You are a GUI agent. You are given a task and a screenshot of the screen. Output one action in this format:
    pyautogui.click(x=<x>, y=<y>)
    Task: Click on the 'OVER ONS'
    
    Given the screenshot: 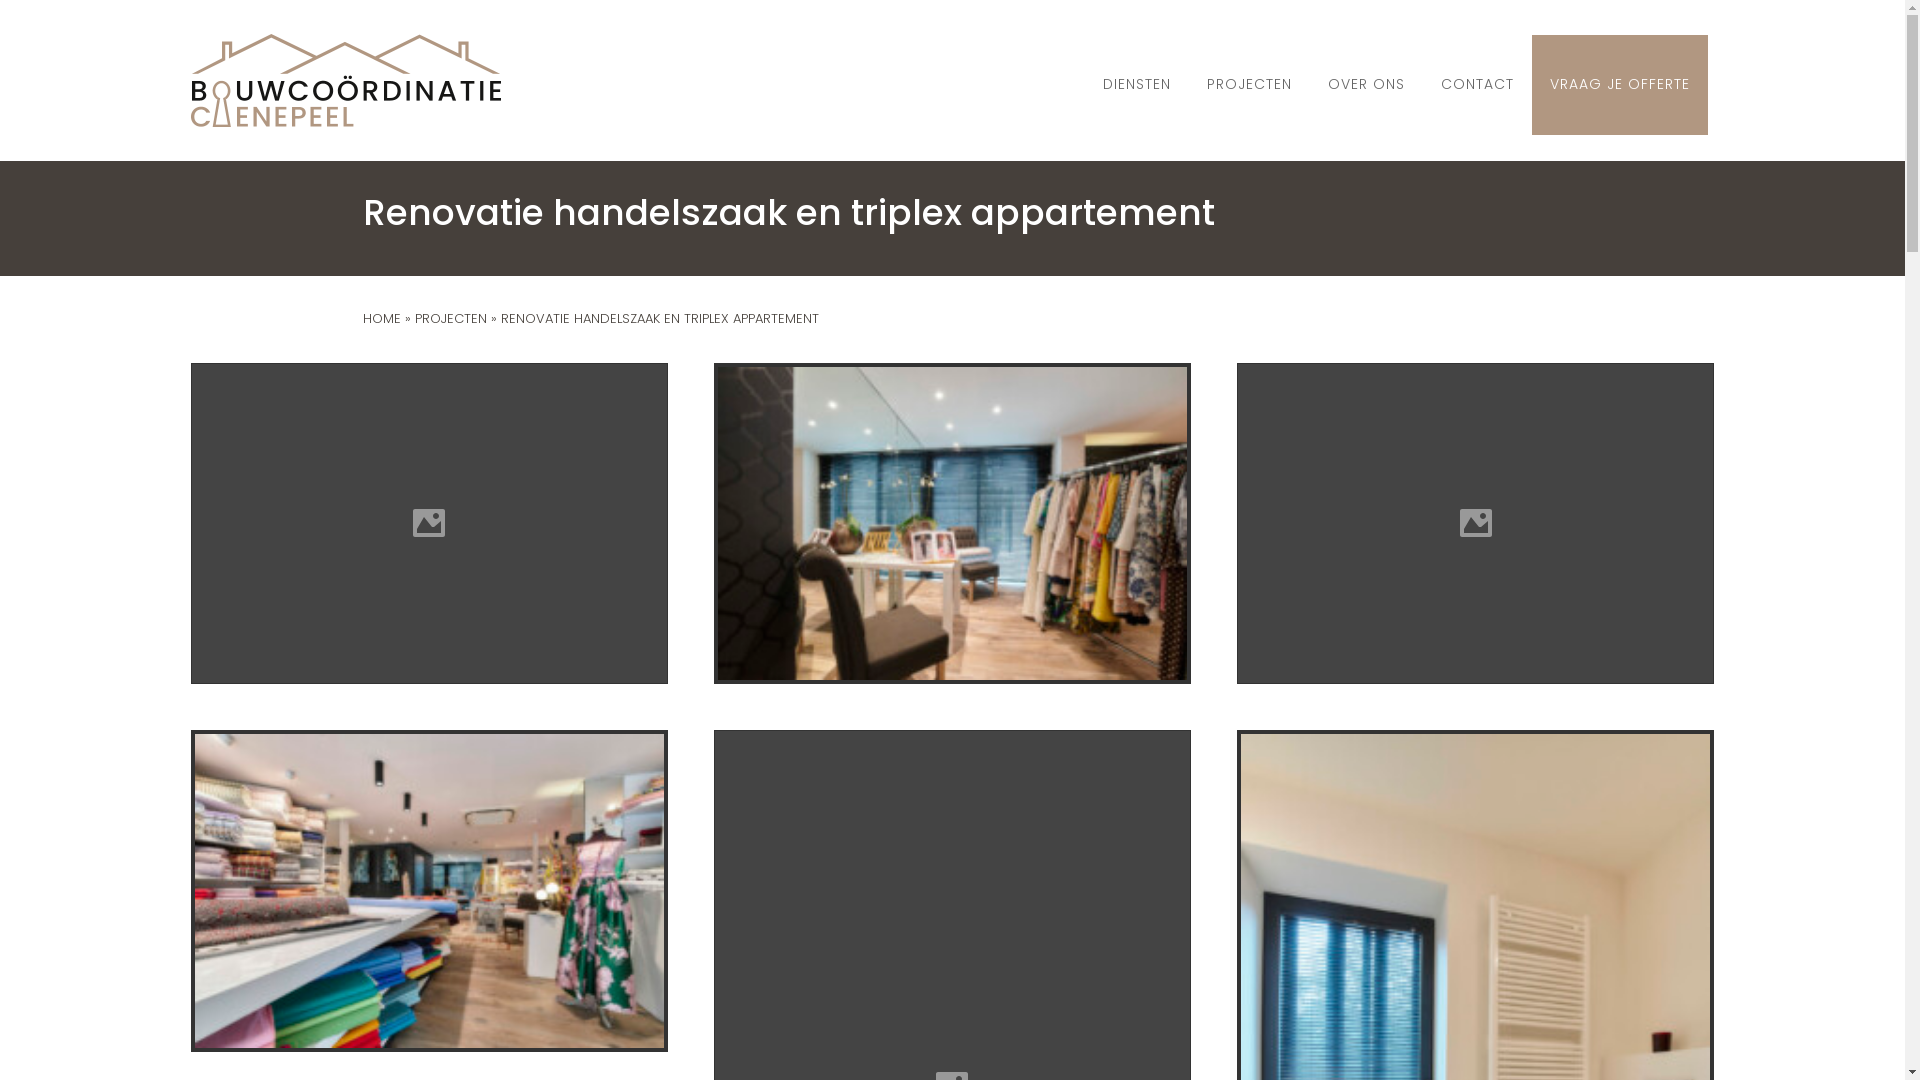 What is the action you would take?
    pyautogui.click(x=1365, y=83)
    